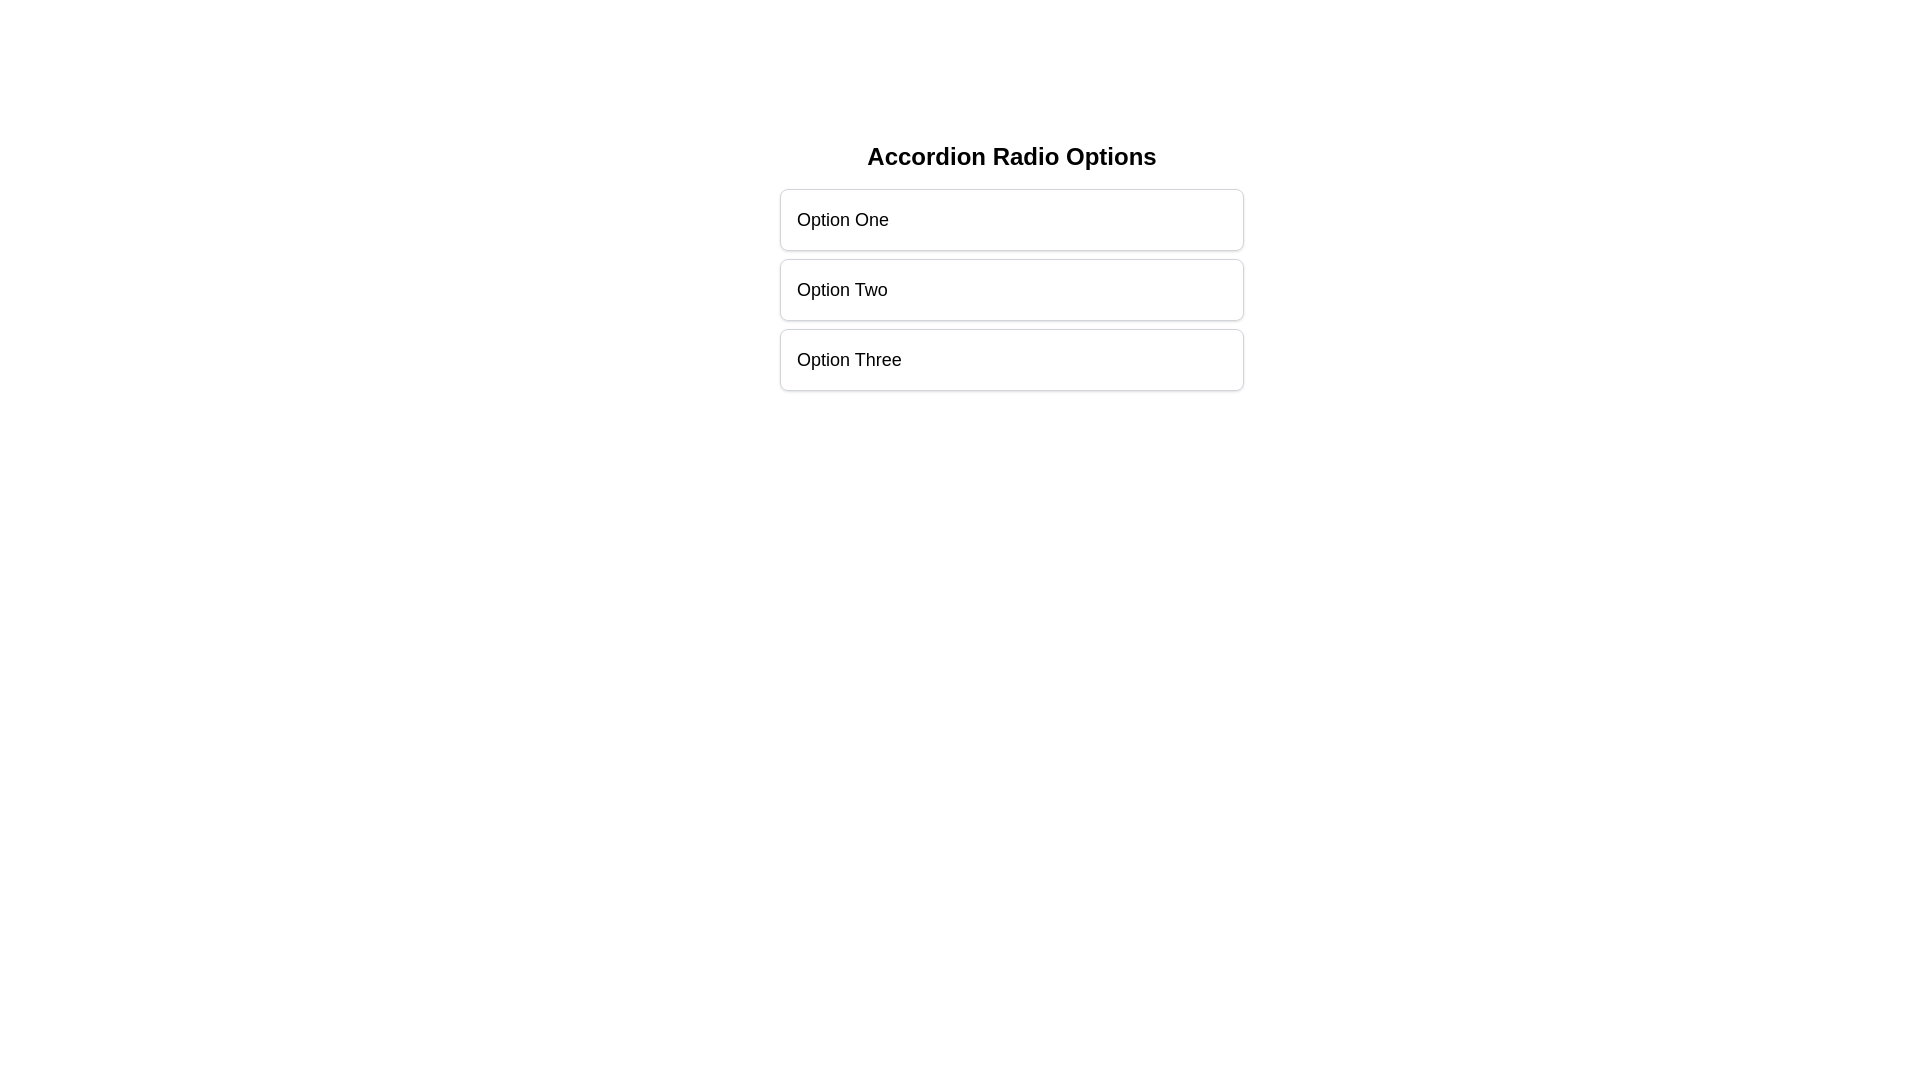 The image size is (1920, 1080). Describe the element at coordinates (1012, 219) in the screenshot. I see `the top-most interactive list item in the 'Accordion Radio Options' group` at that location.